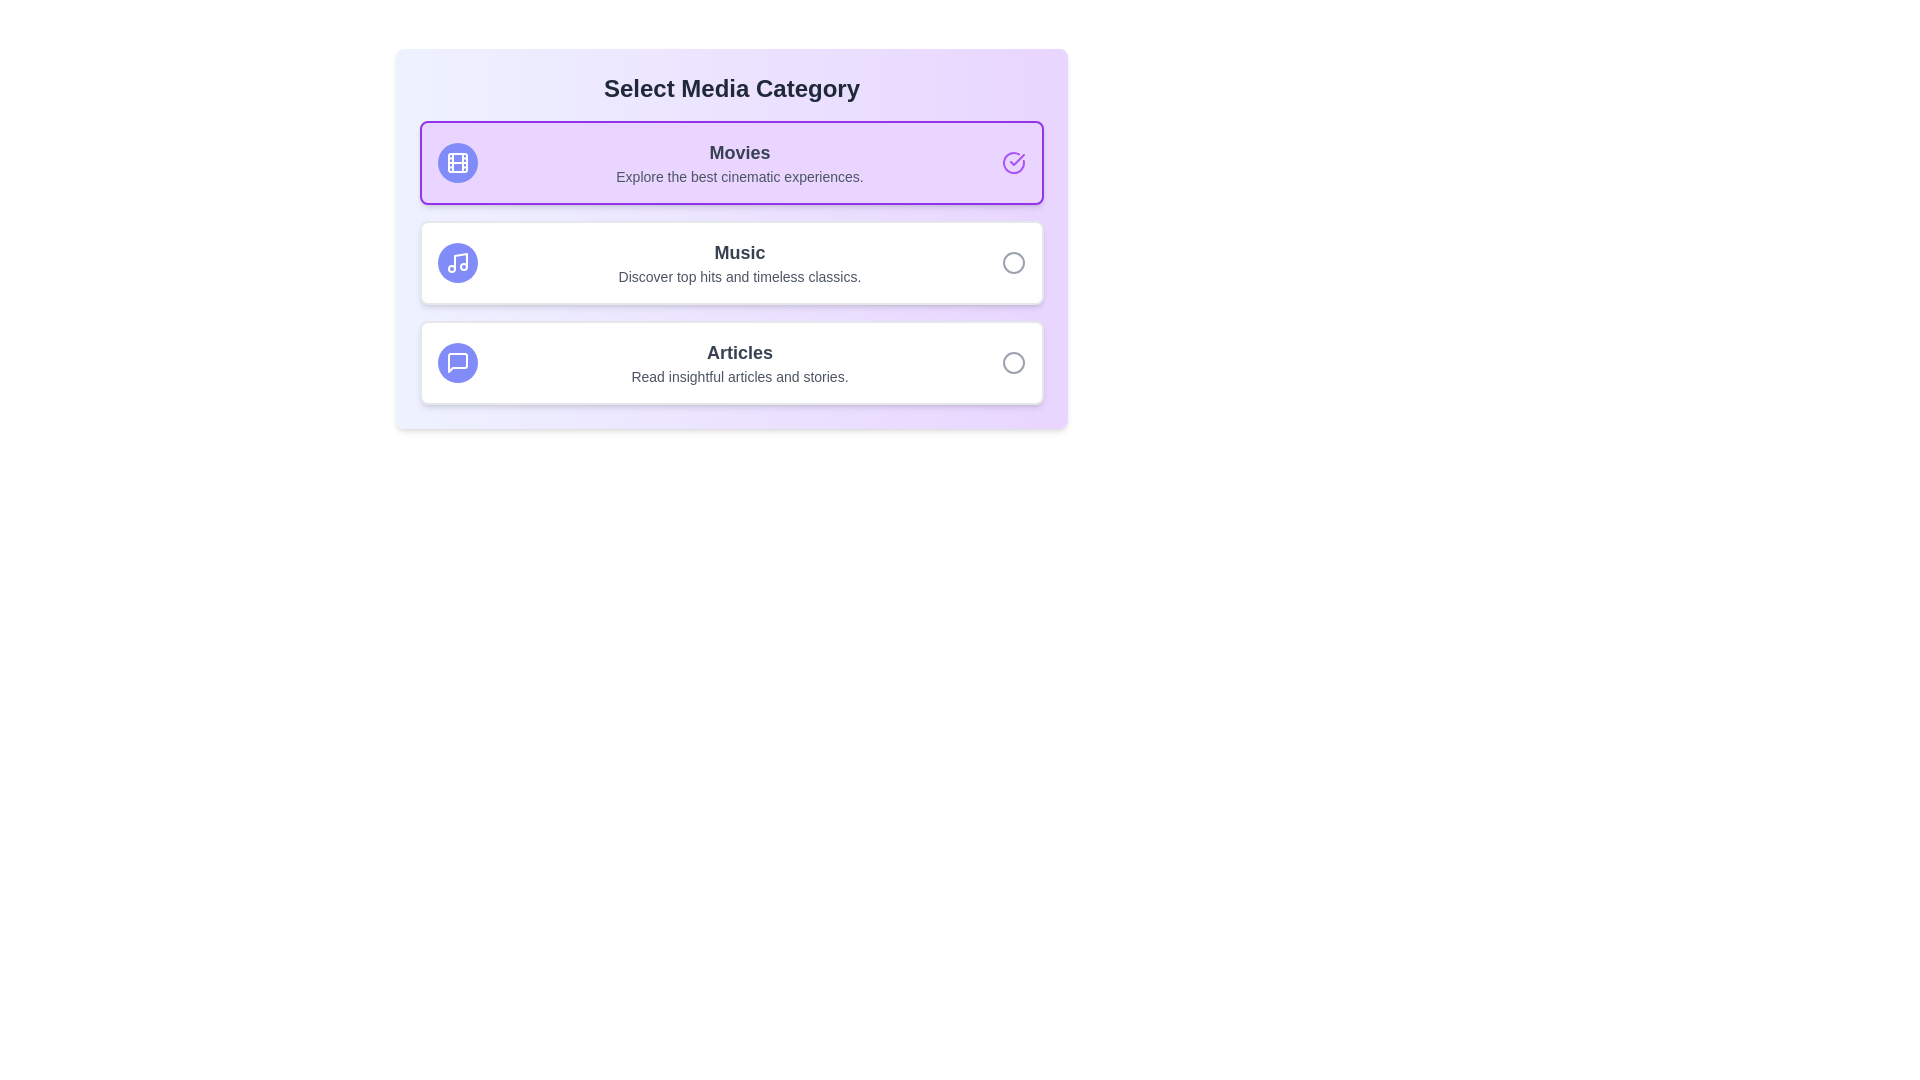  Describe the element at coordinates (456, 261) in the screenshot. I see `the music category icon located to the left of the 'Music' title, above the description text 'Discover top hits and timeless classics.'` at that location.